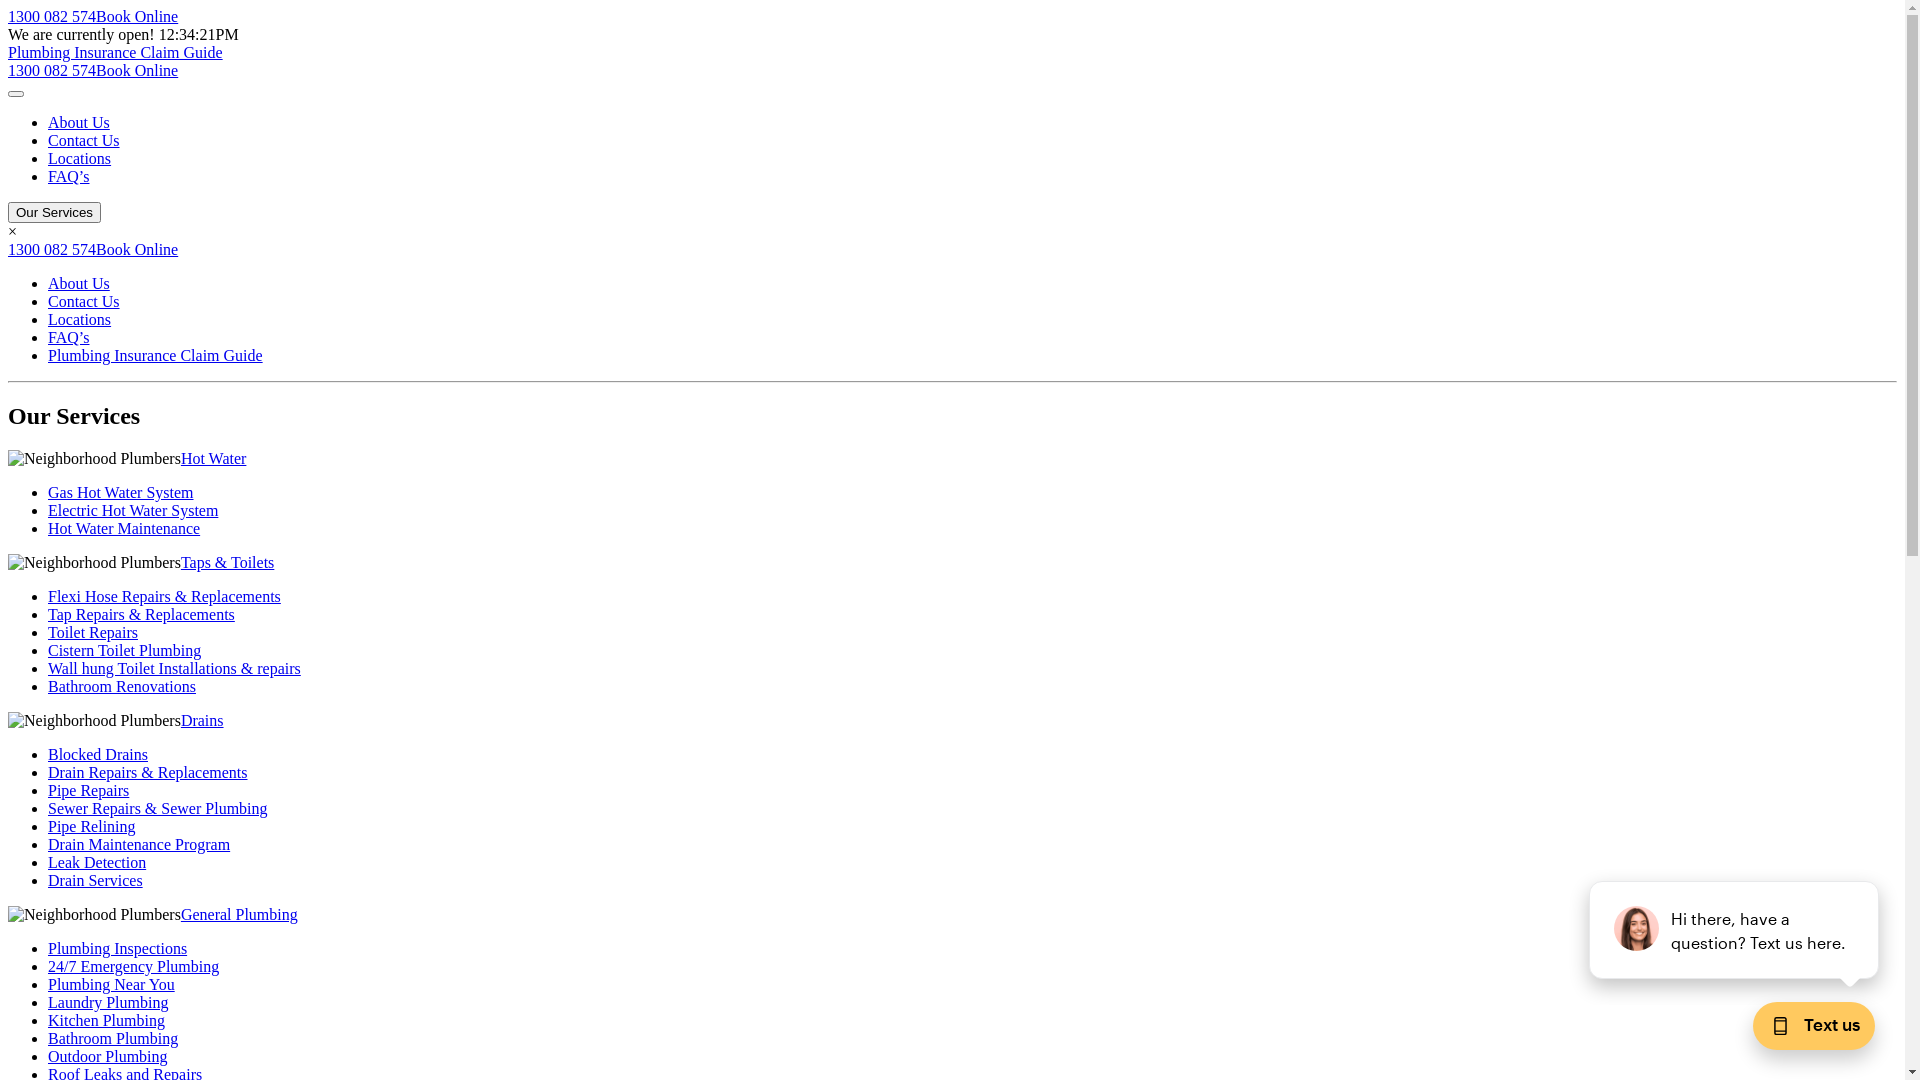 The image size is (1920, 1080). What do you see at coordinates (110, 983) in the screenshot?
I see `'Plumbing Near You'` at bounding box center [110, 983].